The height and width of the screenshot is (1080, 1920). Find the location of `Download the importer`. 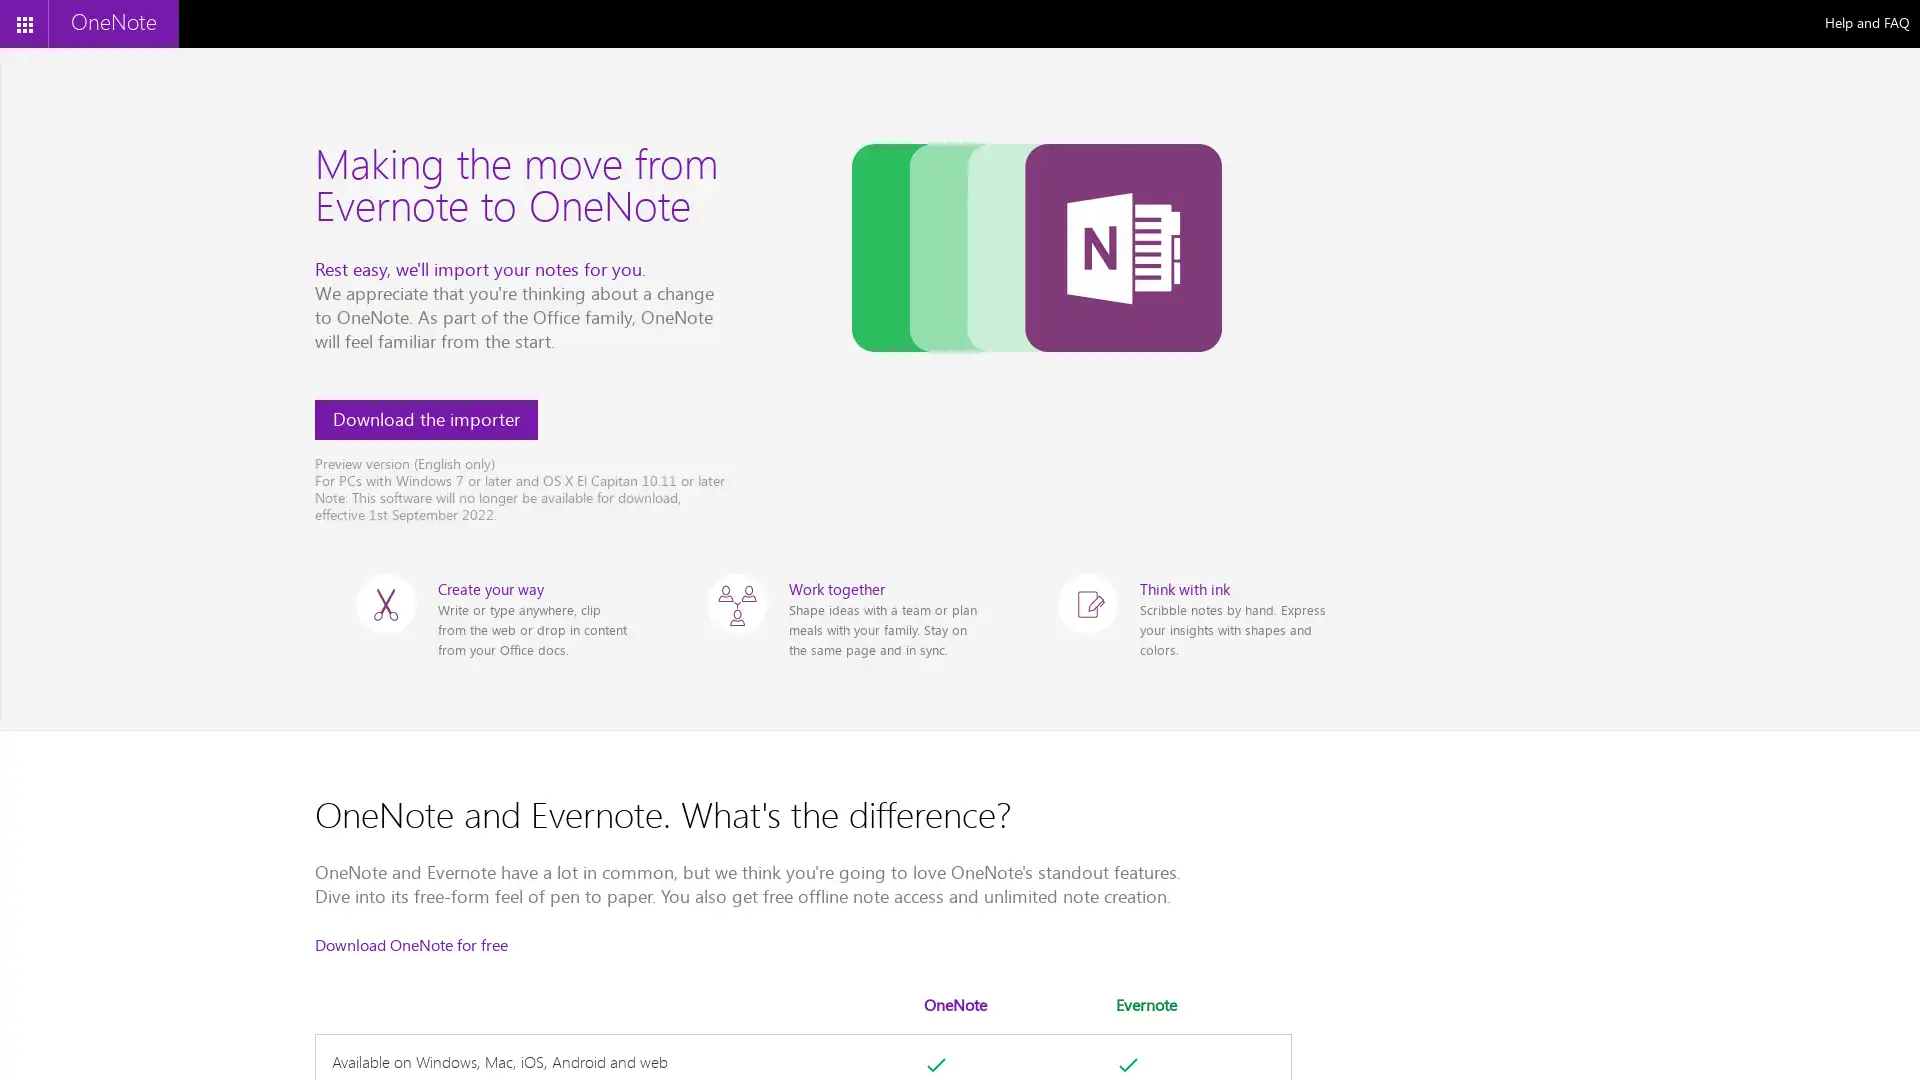

Download the importer is located at coordinates (425, 419).